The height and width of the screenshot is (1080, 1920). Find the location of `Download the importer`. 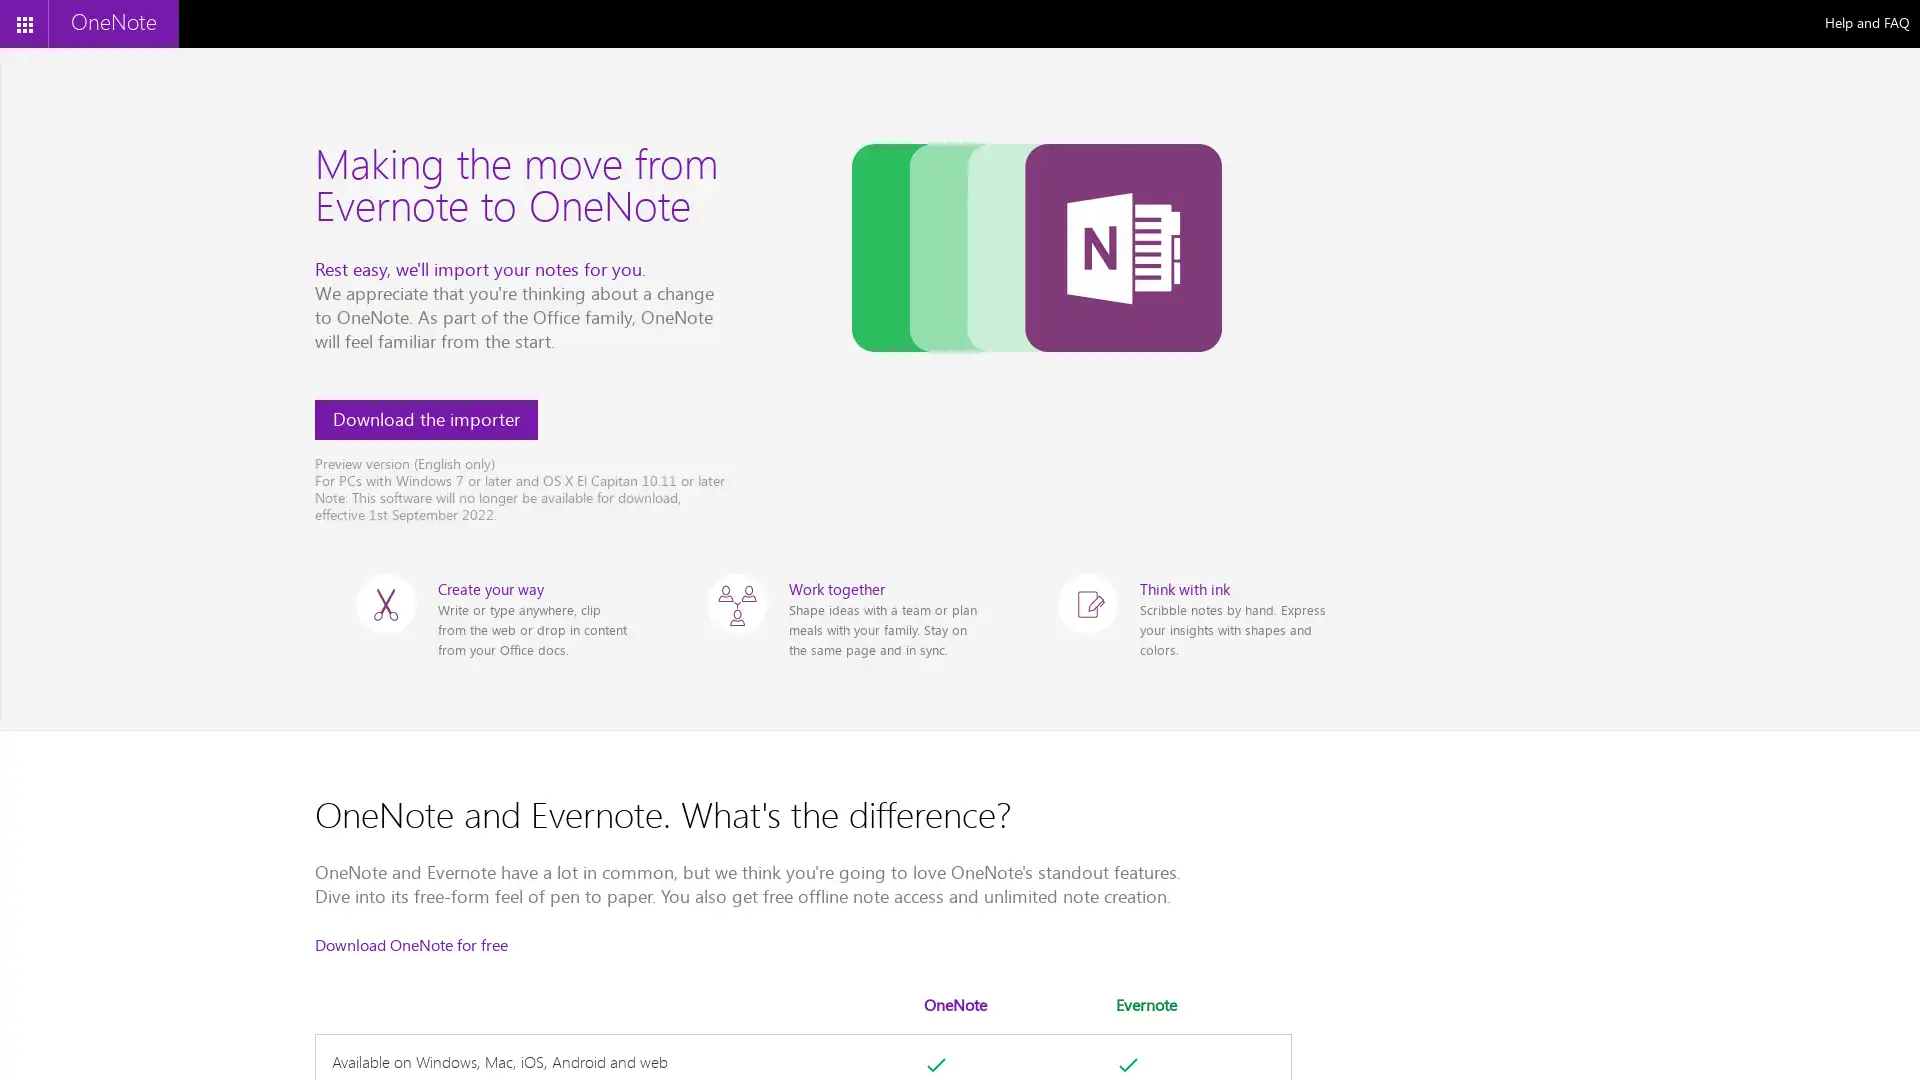

Download the importer is located at coordinates (425, 419).